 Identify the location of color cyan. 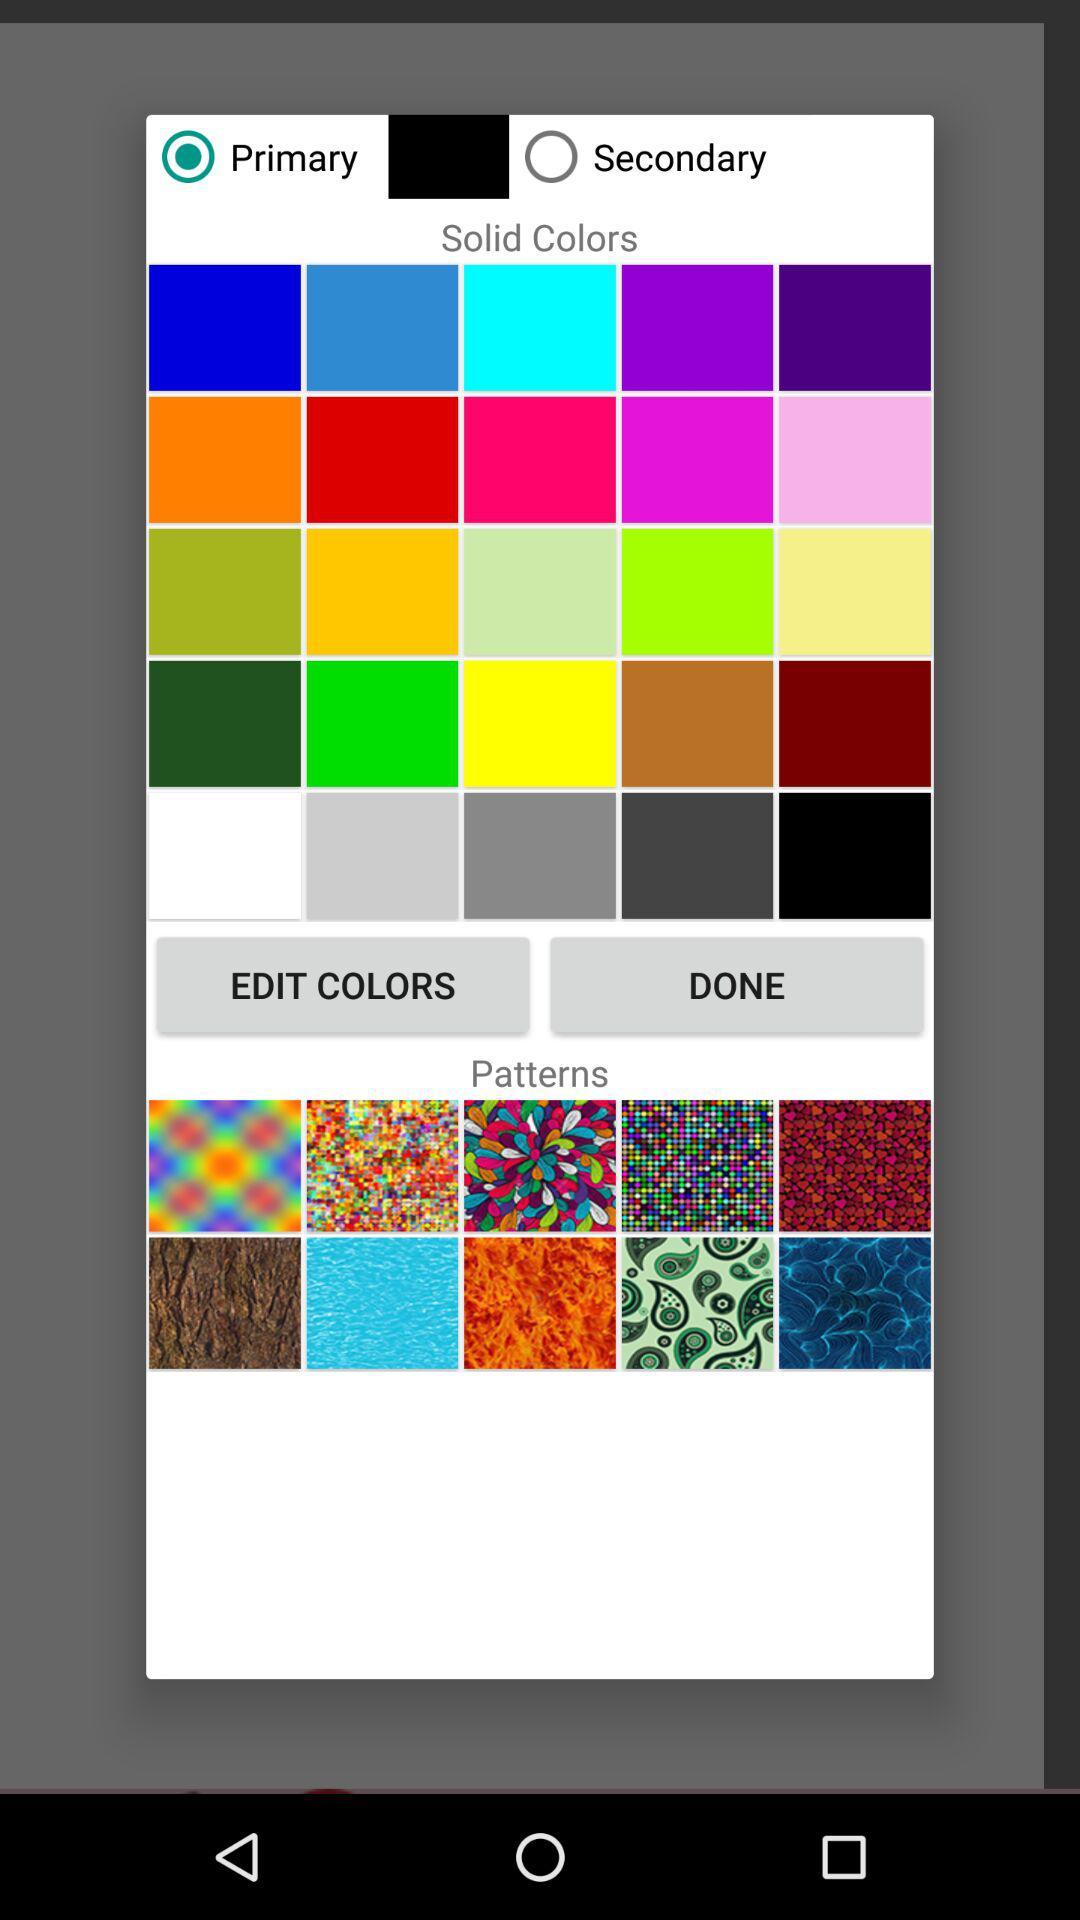
(540, 327).